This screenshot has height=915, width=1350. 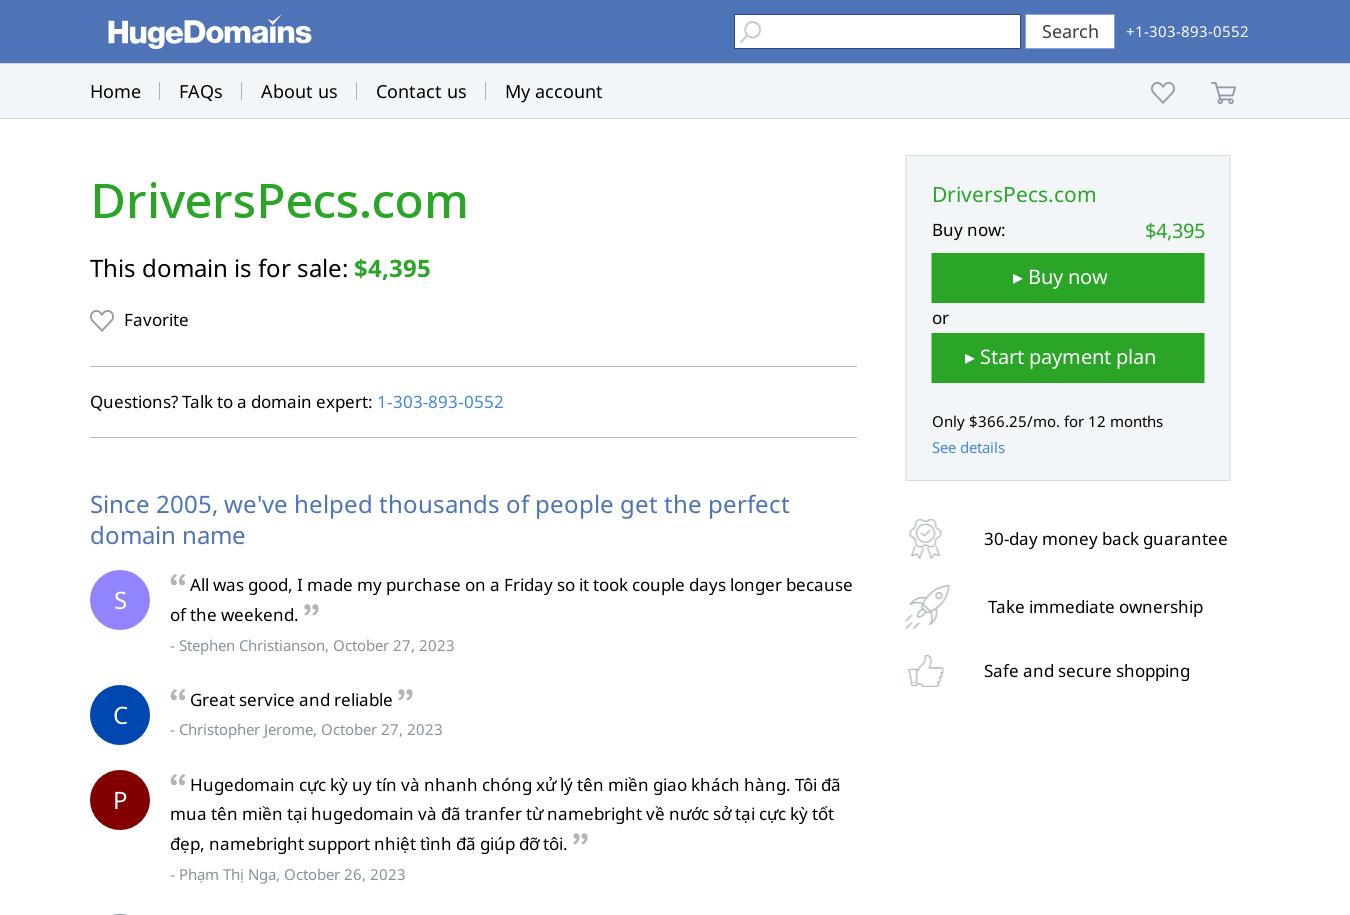 I want to click on '+1-303-893-0552', so click(x=1186, y=31).